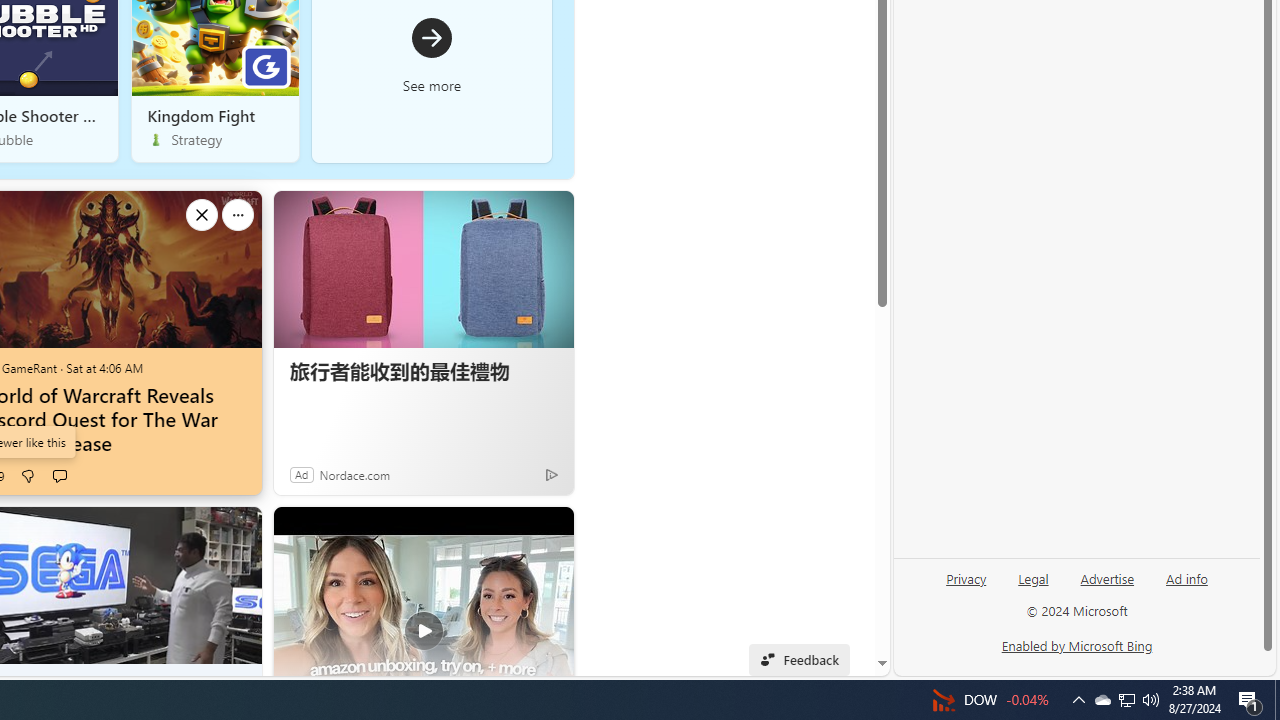  What do you see at coordinates (354, 474) in the screenshot?
I see `'Nordace.com'` at bounding box center [354, 474].